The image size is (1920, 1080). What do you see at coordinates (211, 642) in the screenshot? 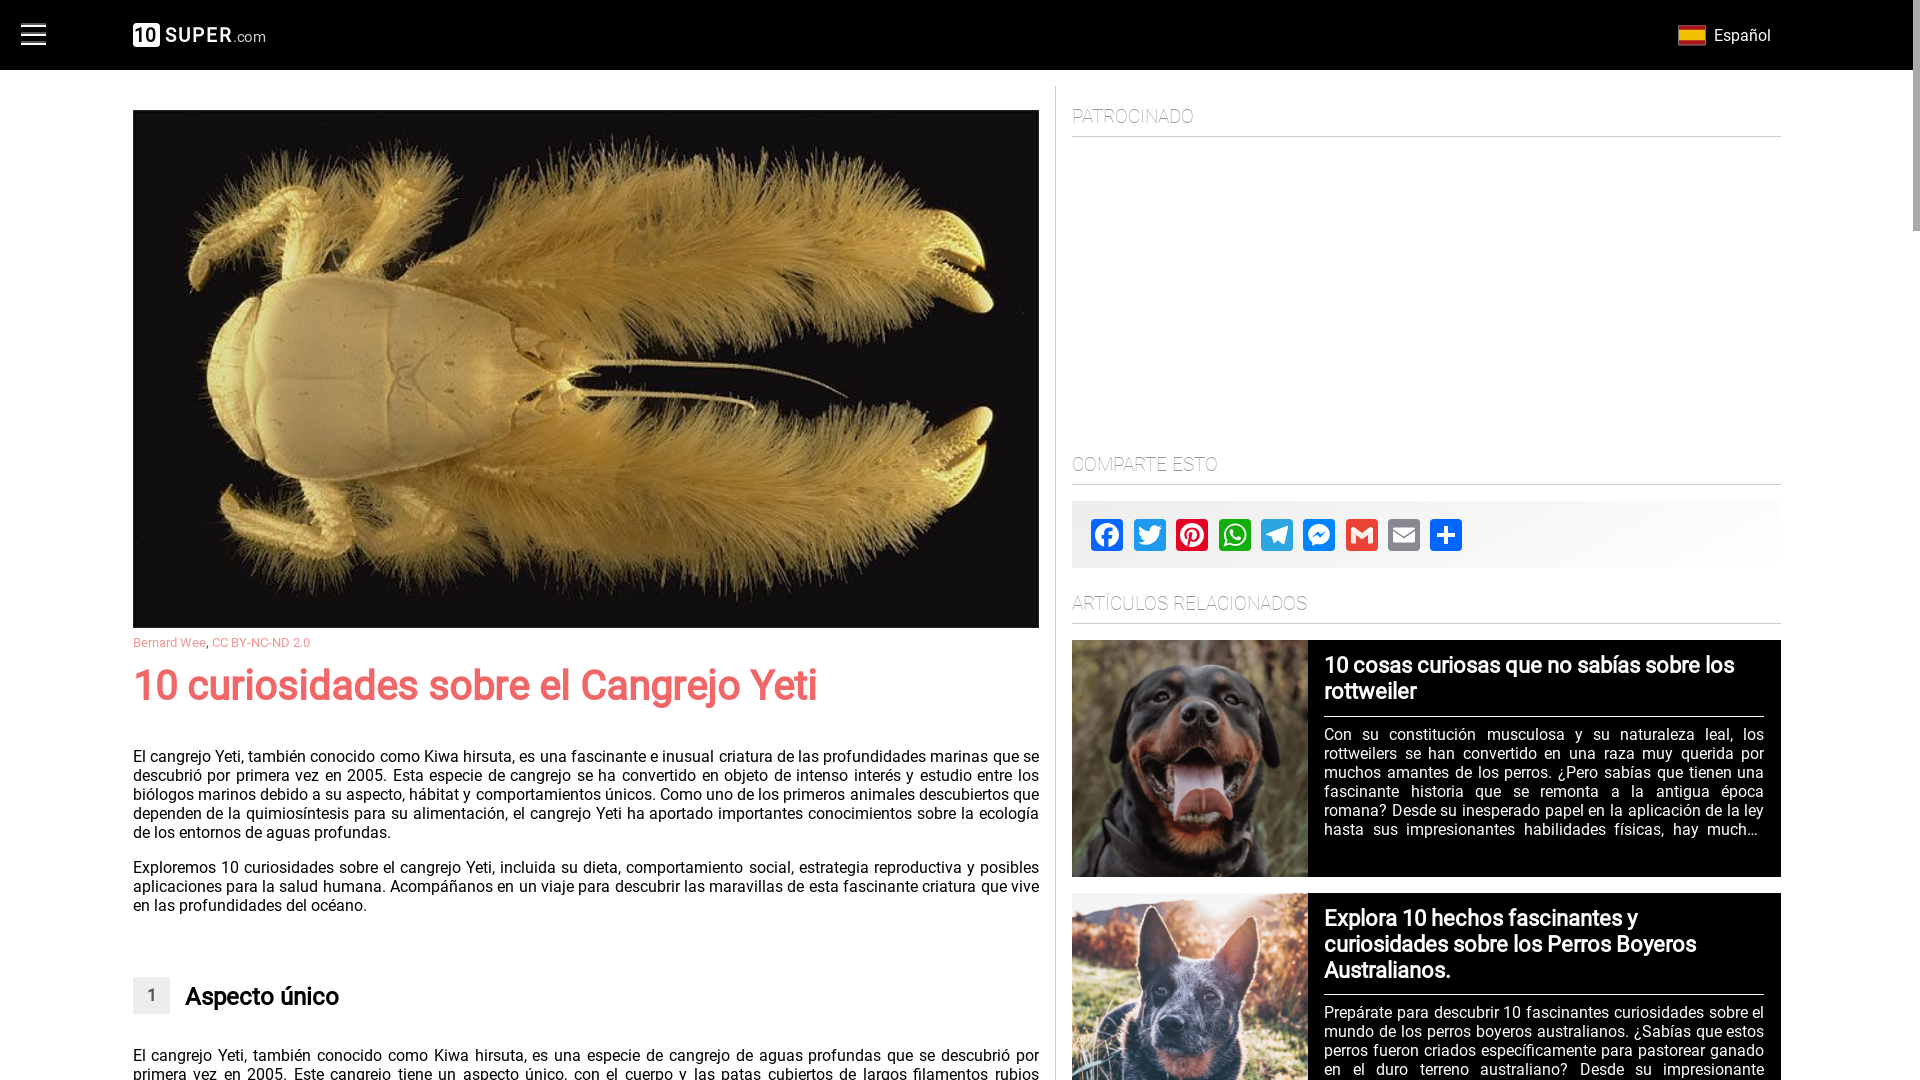
I see `'CC BY-NC-ND 2.0'` at bounding box center [211, 642].